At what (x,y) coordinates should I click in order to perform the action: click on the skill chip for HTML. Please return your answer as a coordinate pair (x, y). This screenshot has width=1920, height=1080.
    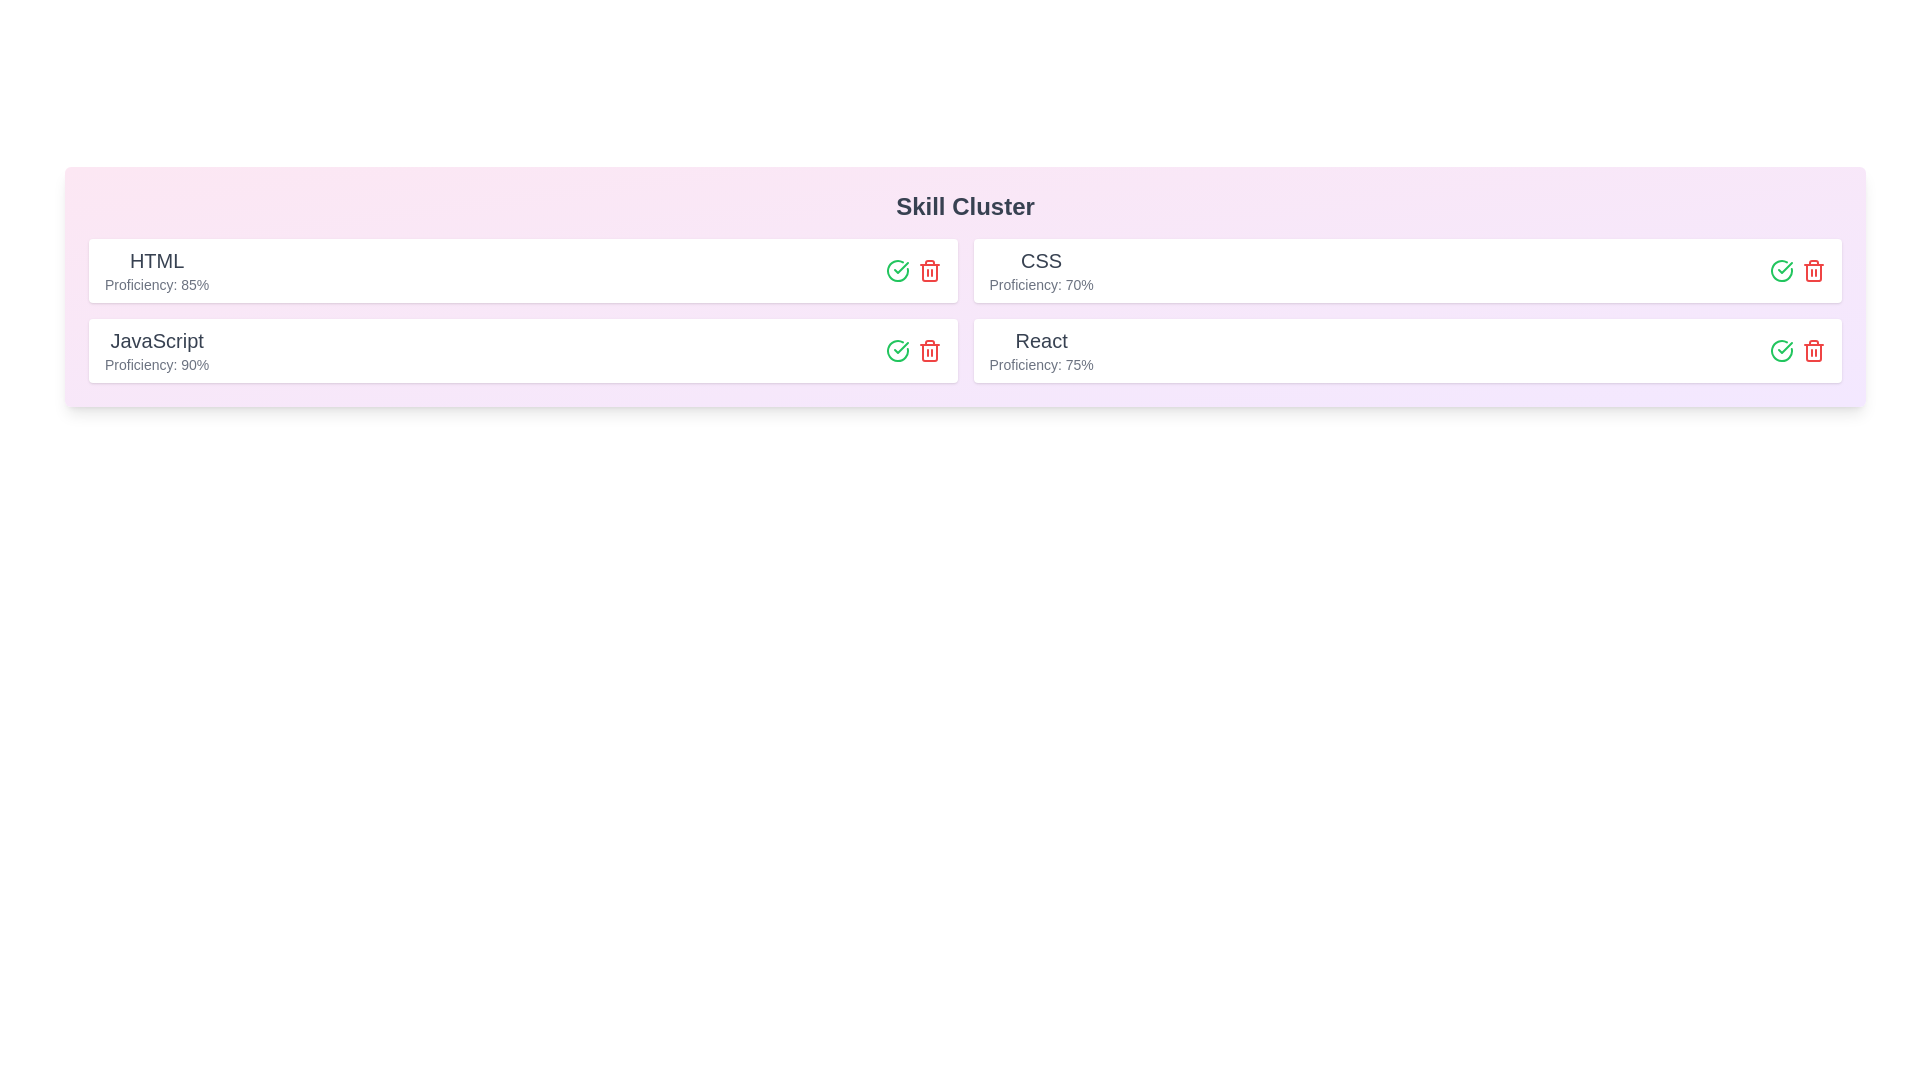
    Looking at the image, I should click on (523, 270).